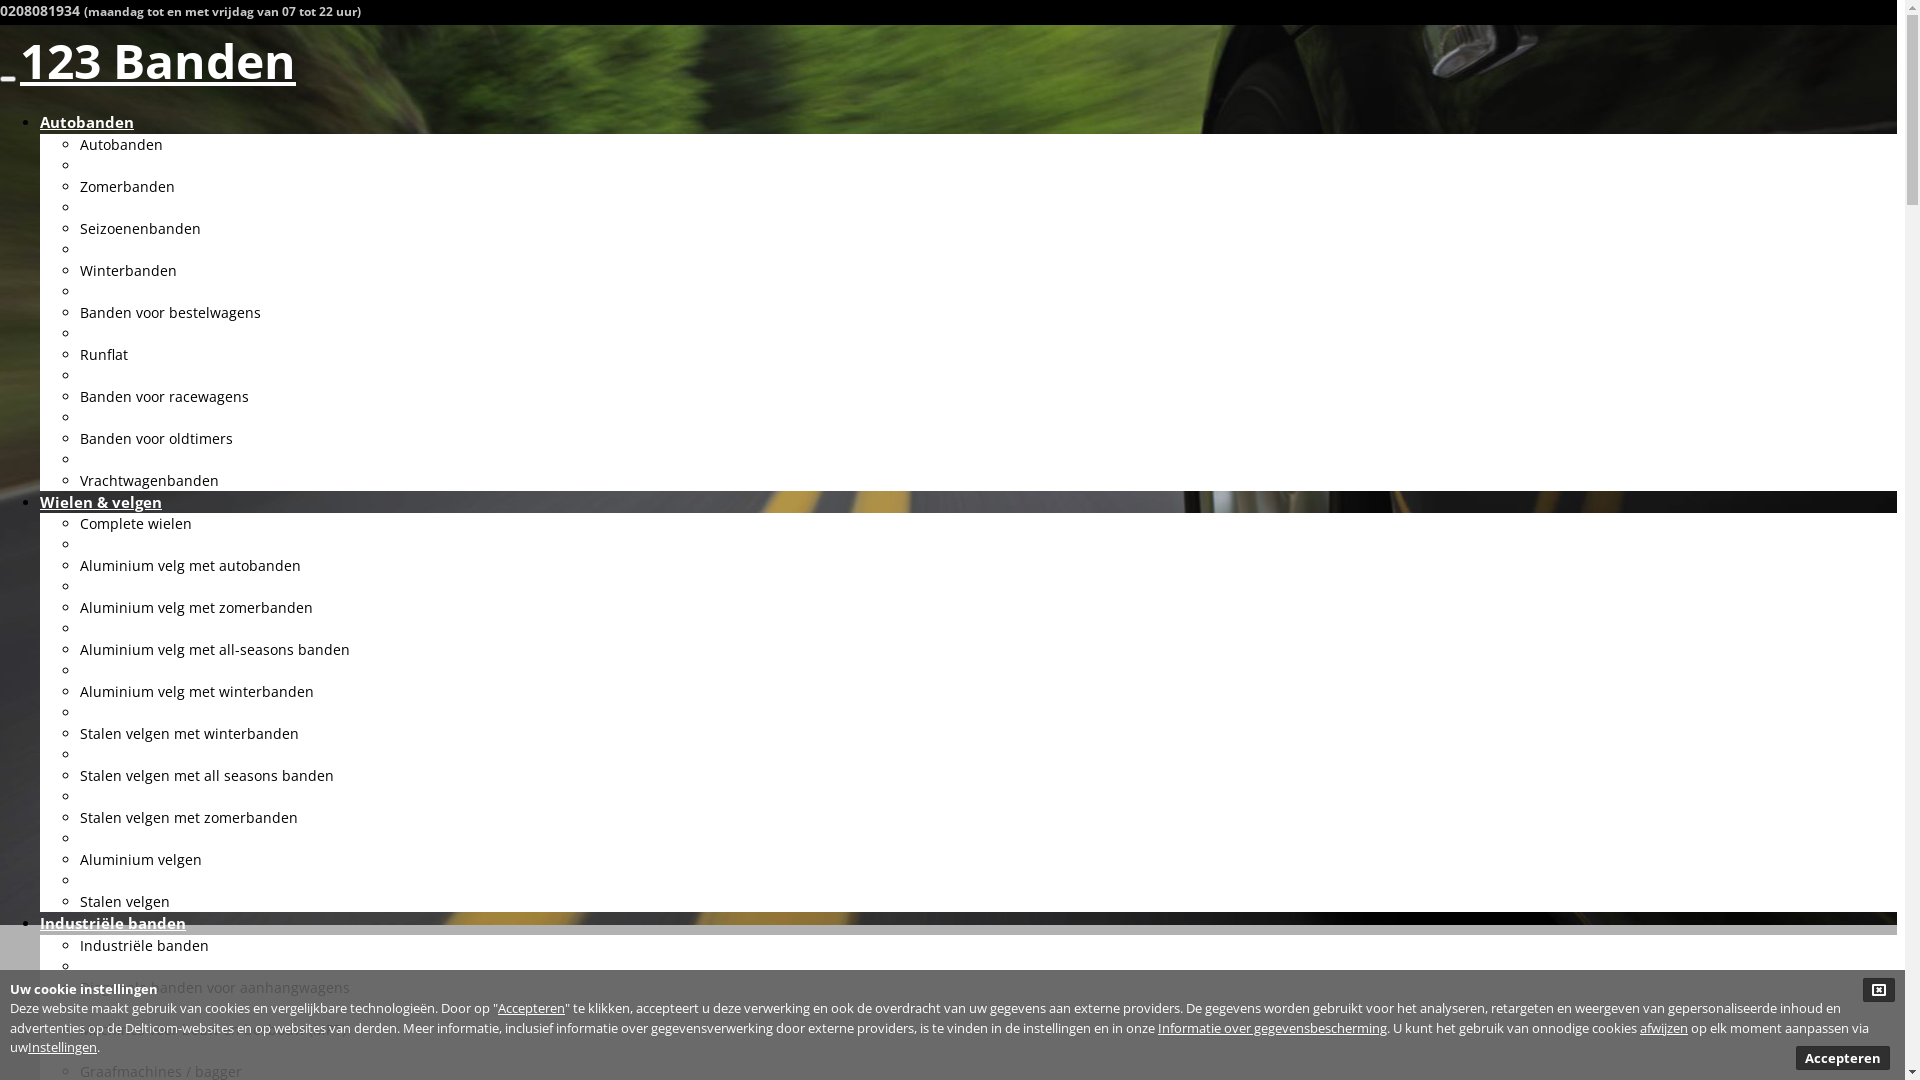  I want to click on 'Winterbanden', so click(127, 268).